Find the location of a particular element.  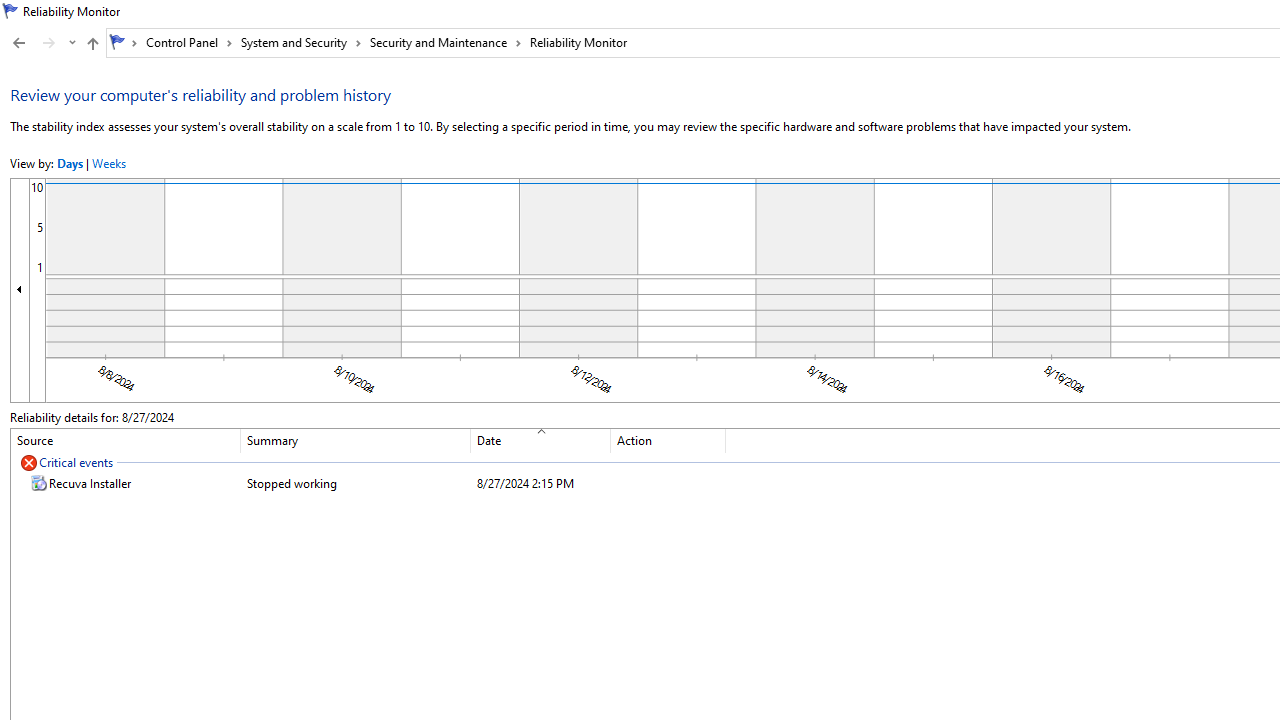

'Security and Maintenance' is located at coordinates (445, 42).